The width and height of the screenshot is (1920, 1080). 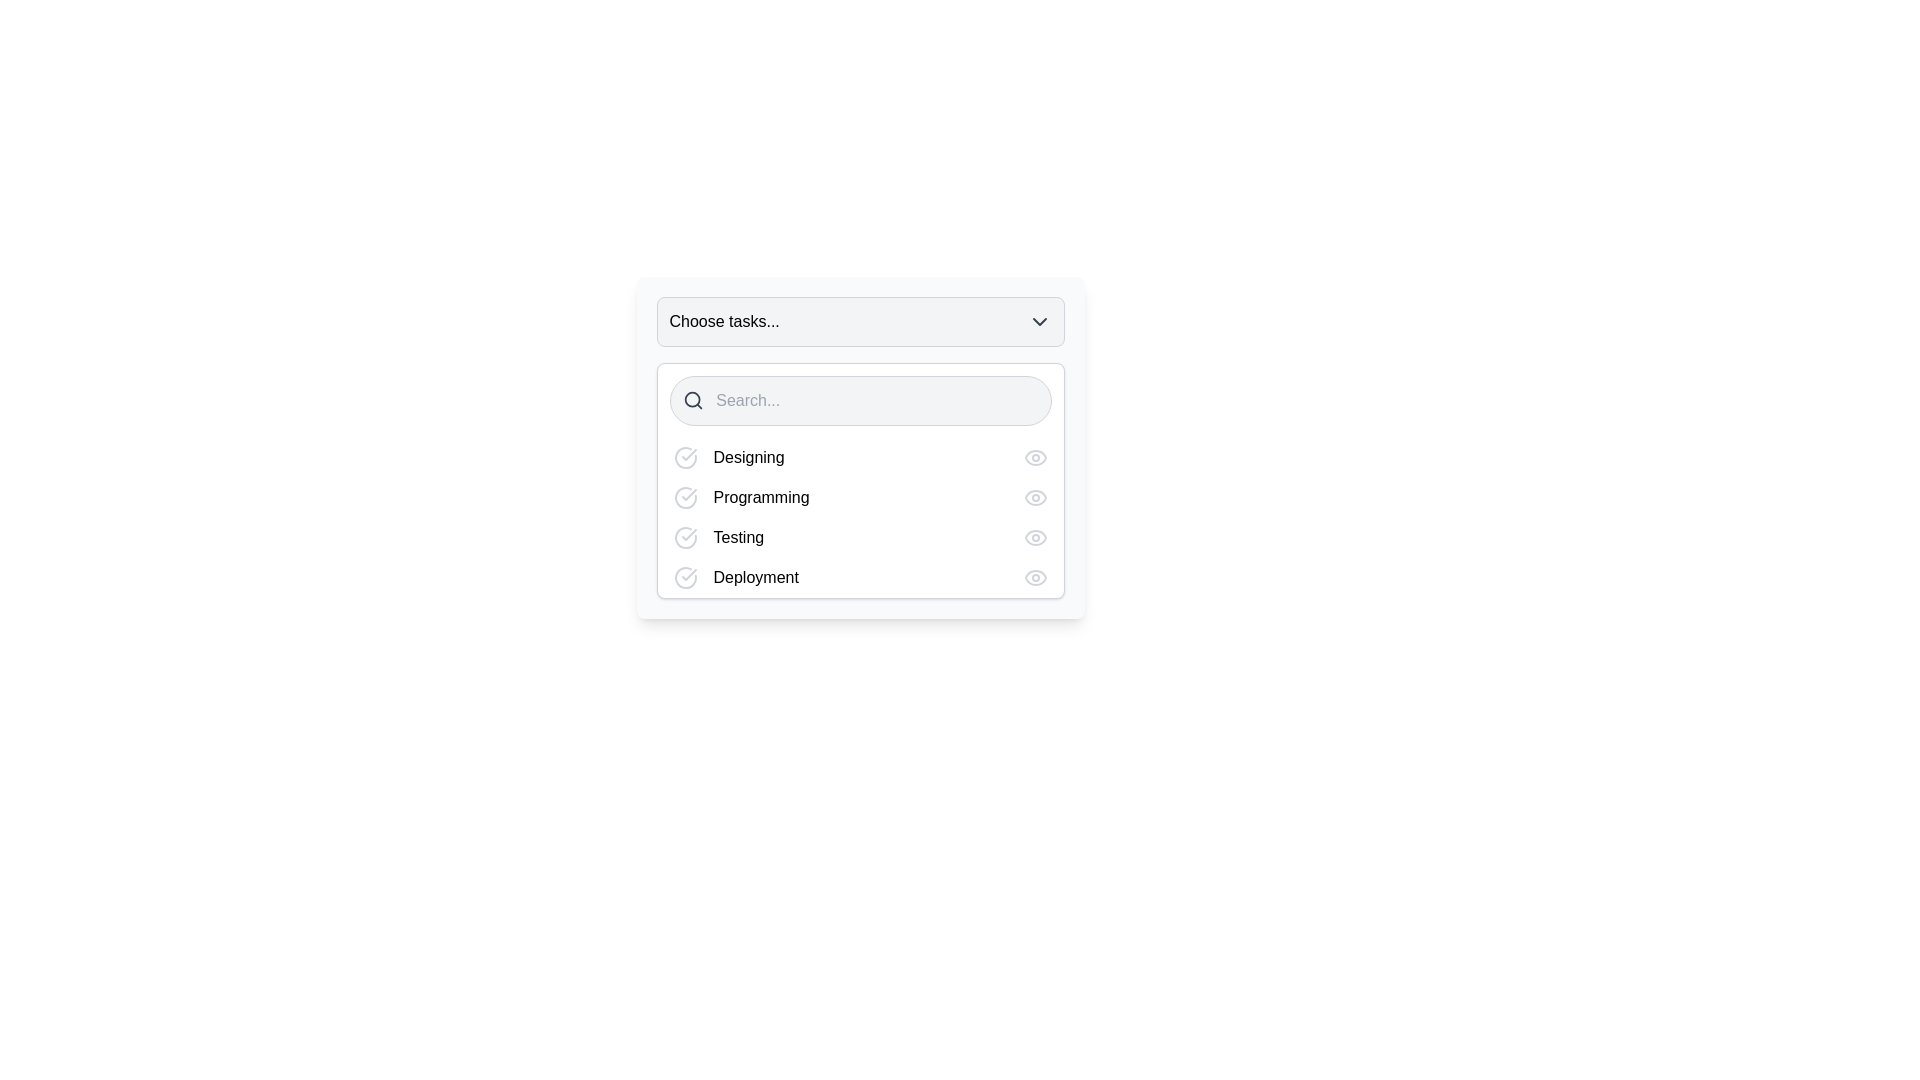 What do you see at coordinates (689, 494) in the screenshot?
I see `the visual indicator icon for the 'Programming' task` at bounding box center [689, 494].